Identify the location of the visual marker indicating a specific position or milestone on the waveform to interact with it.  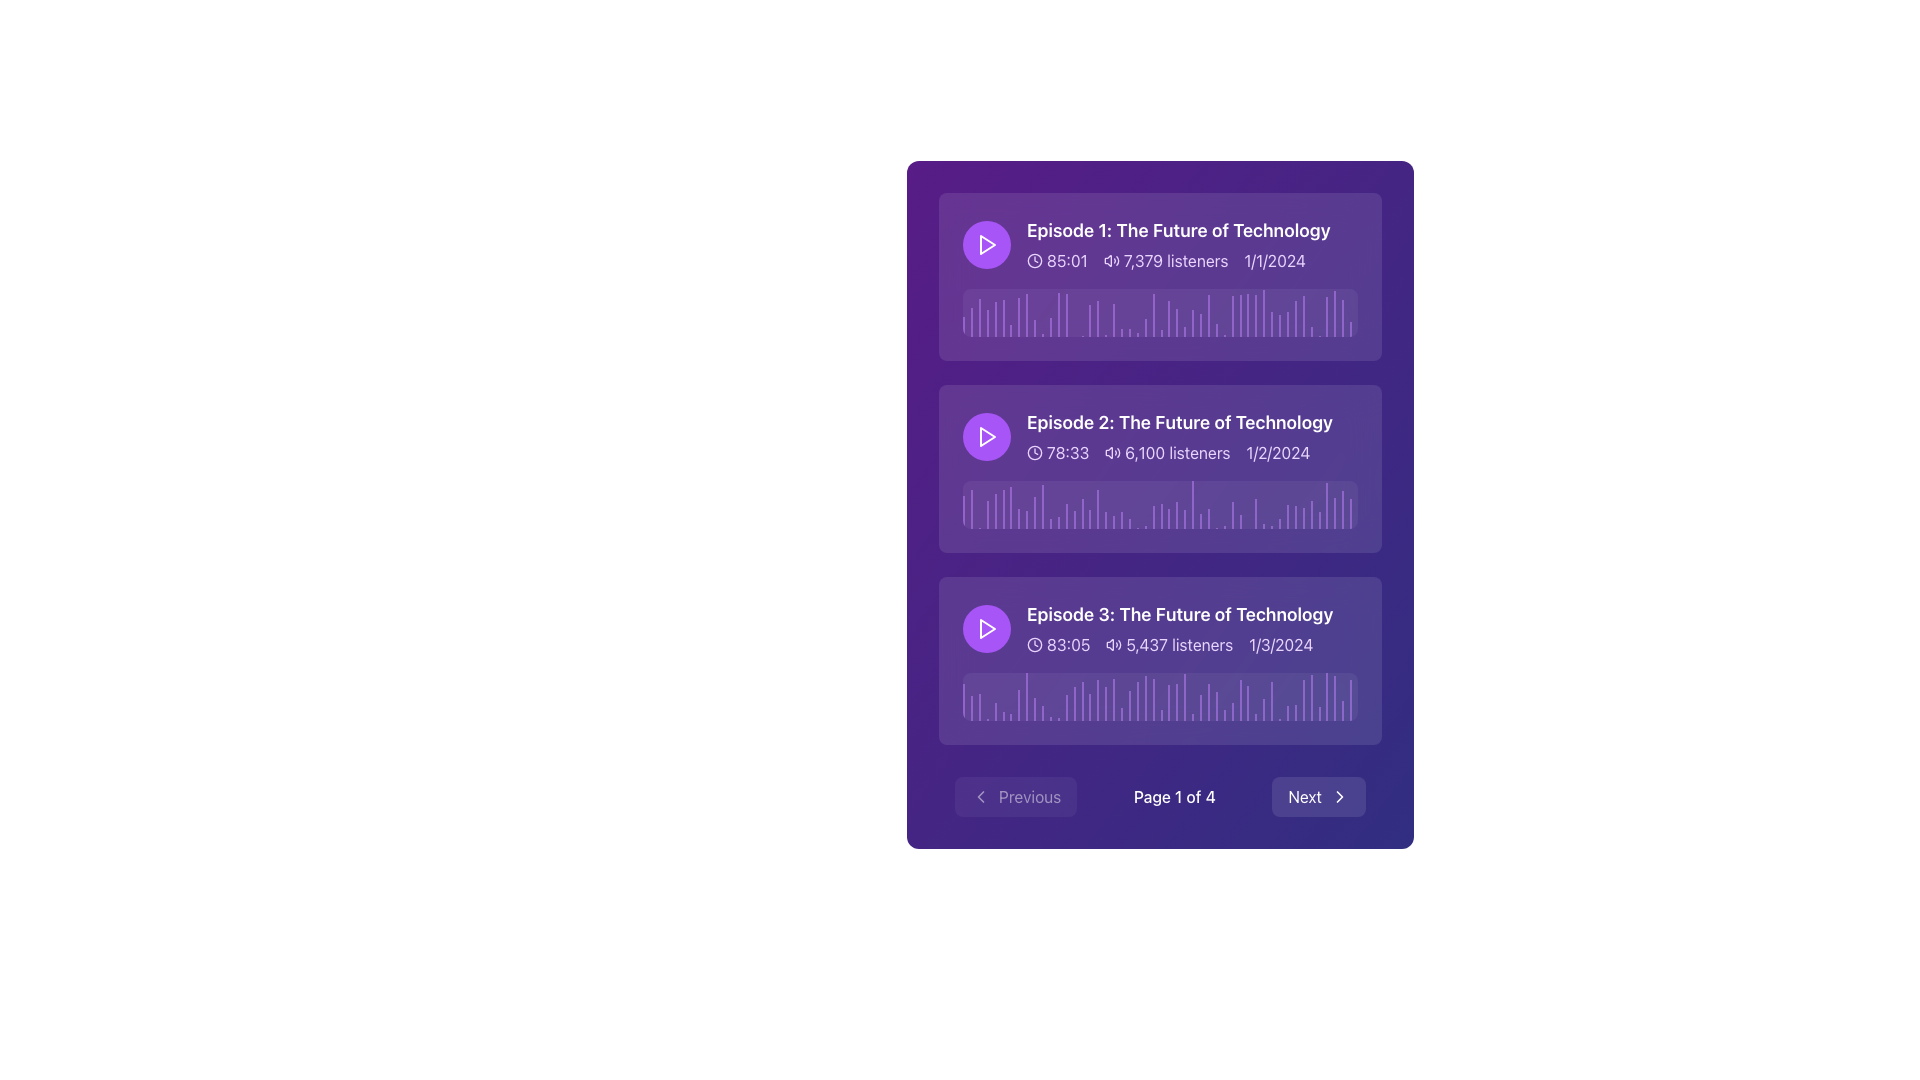
(1153, 315).